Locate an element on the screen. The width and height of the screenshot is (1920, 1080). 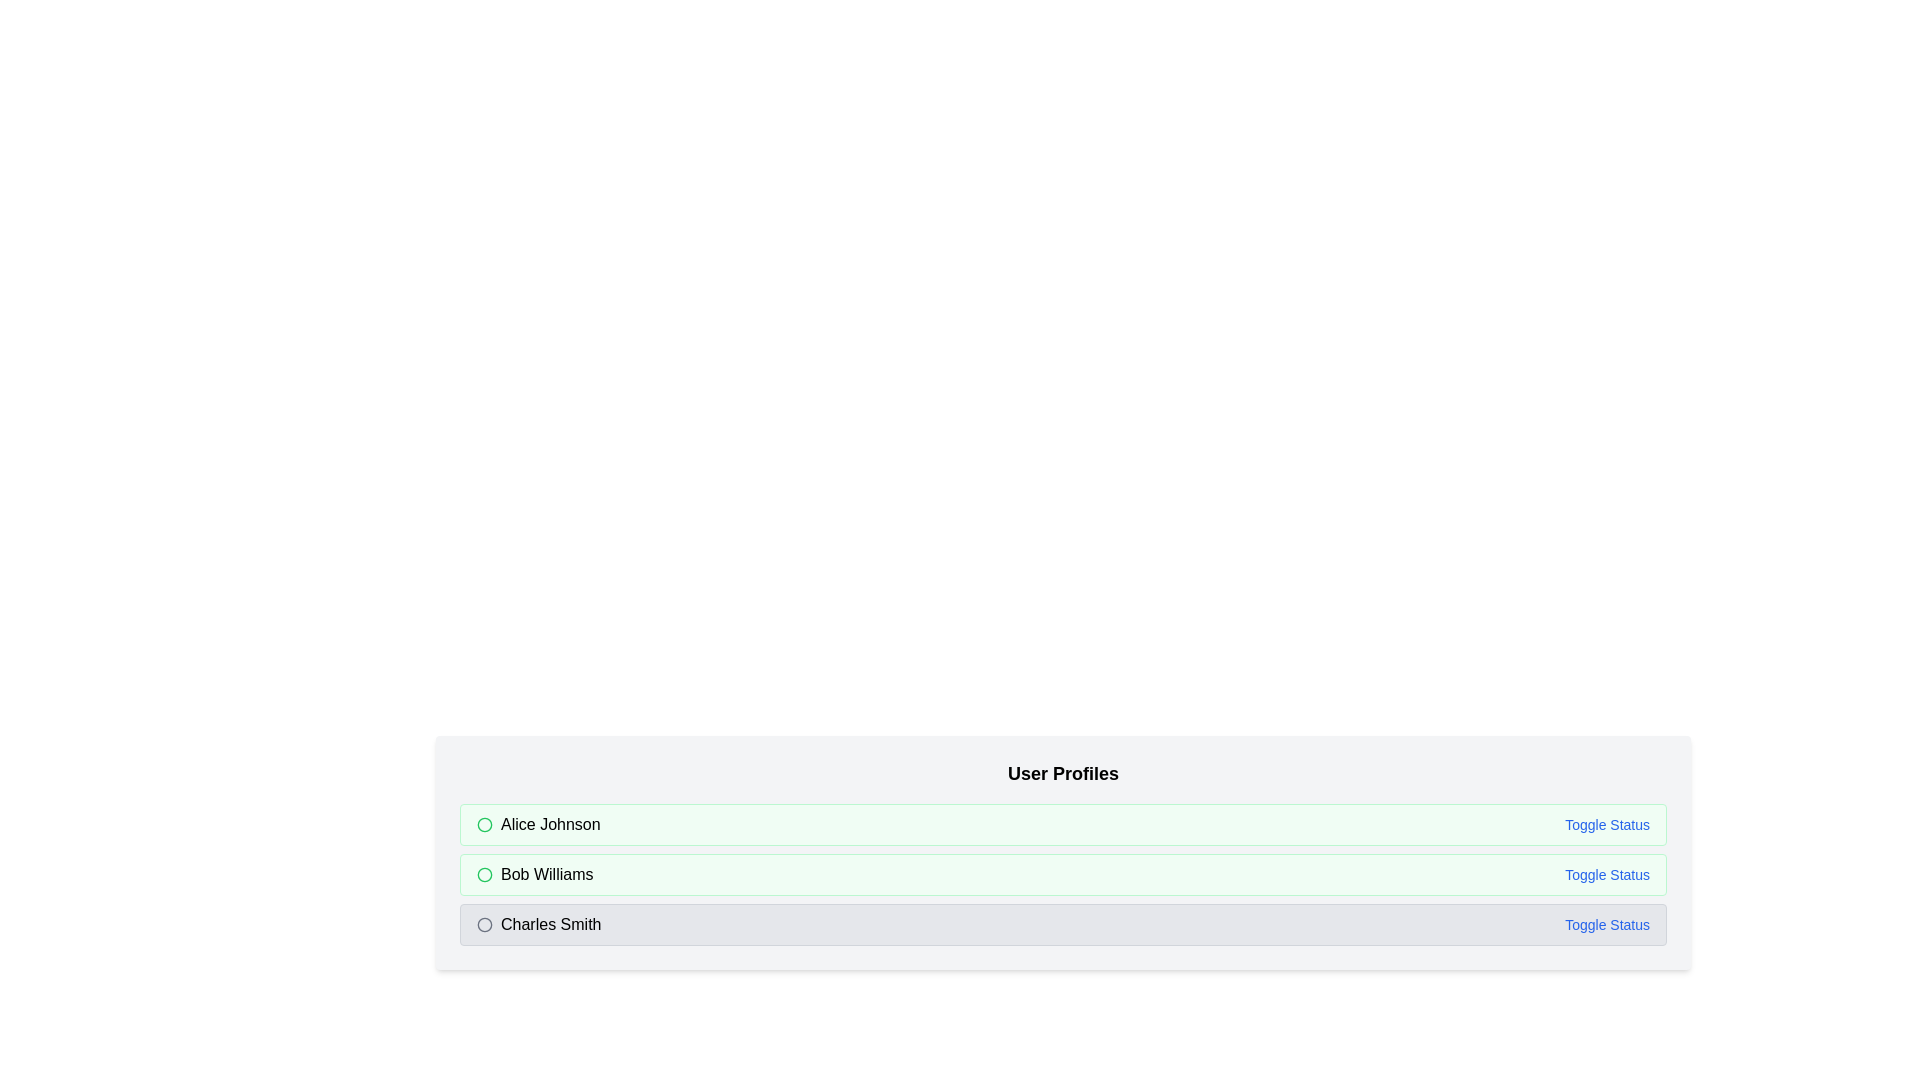
the text label displaying 'Charles Smith', which is located next to a circular icon in the user profiles section is located at coordinates (539, 925).